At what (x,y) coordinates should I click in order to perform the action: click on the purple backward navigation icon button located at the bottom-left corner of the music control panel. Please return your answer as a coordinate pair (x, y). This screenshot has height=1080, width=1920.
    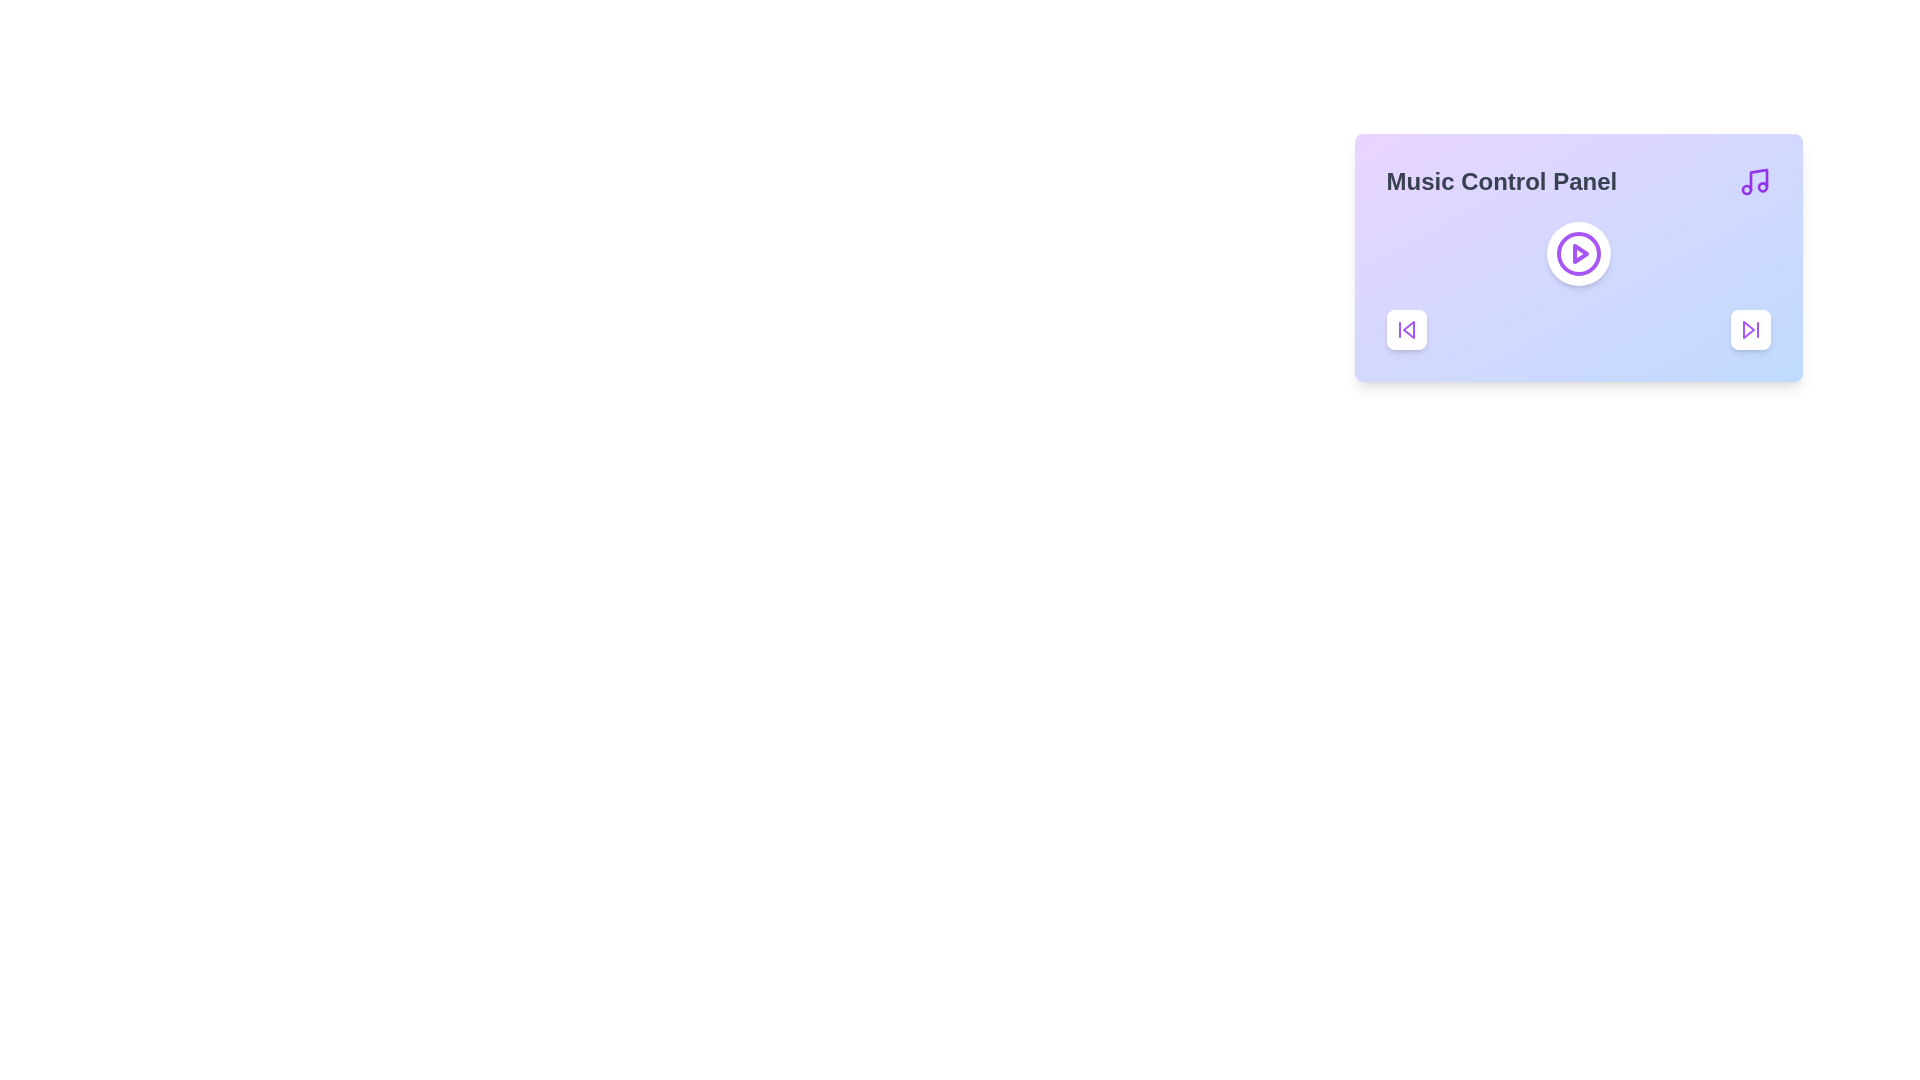
    Looking at the image, I should click on (1405, 329).